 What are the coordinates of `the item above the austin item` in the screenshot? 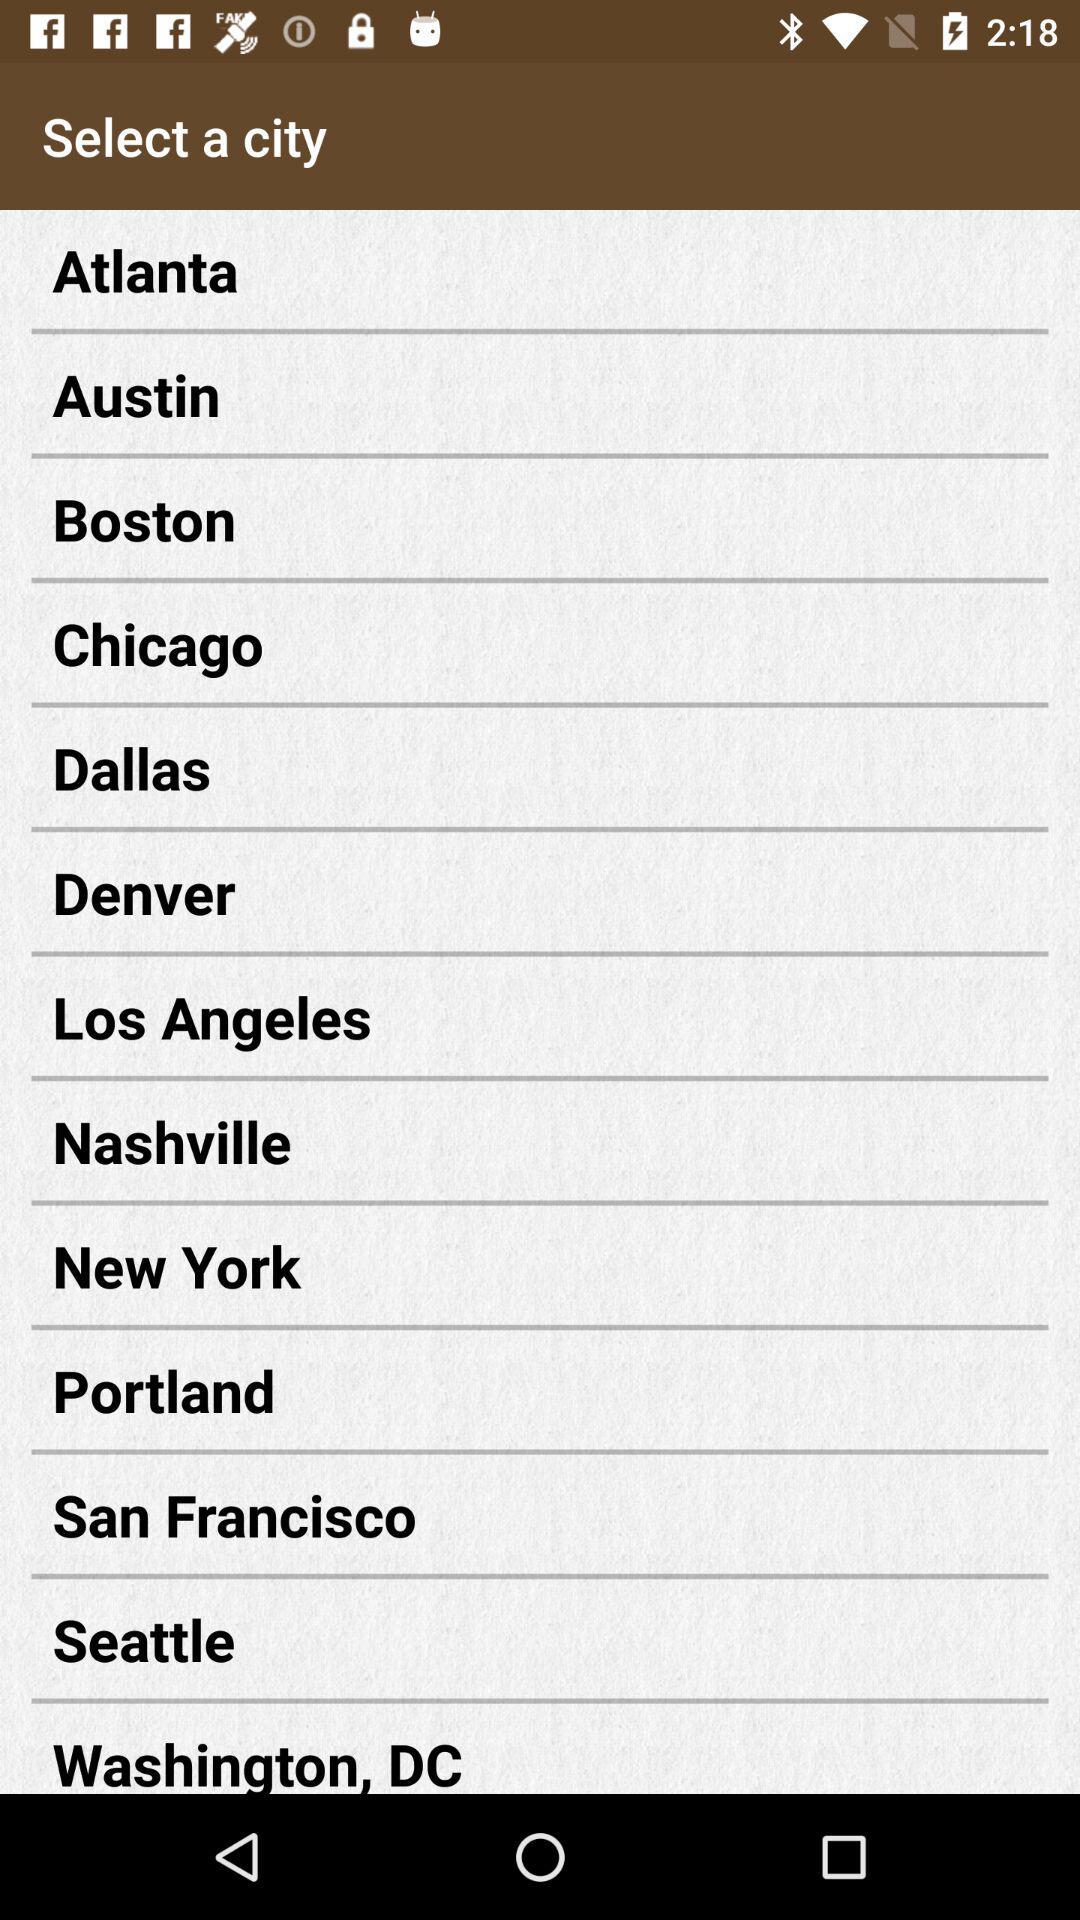 It's located at (540, 268).